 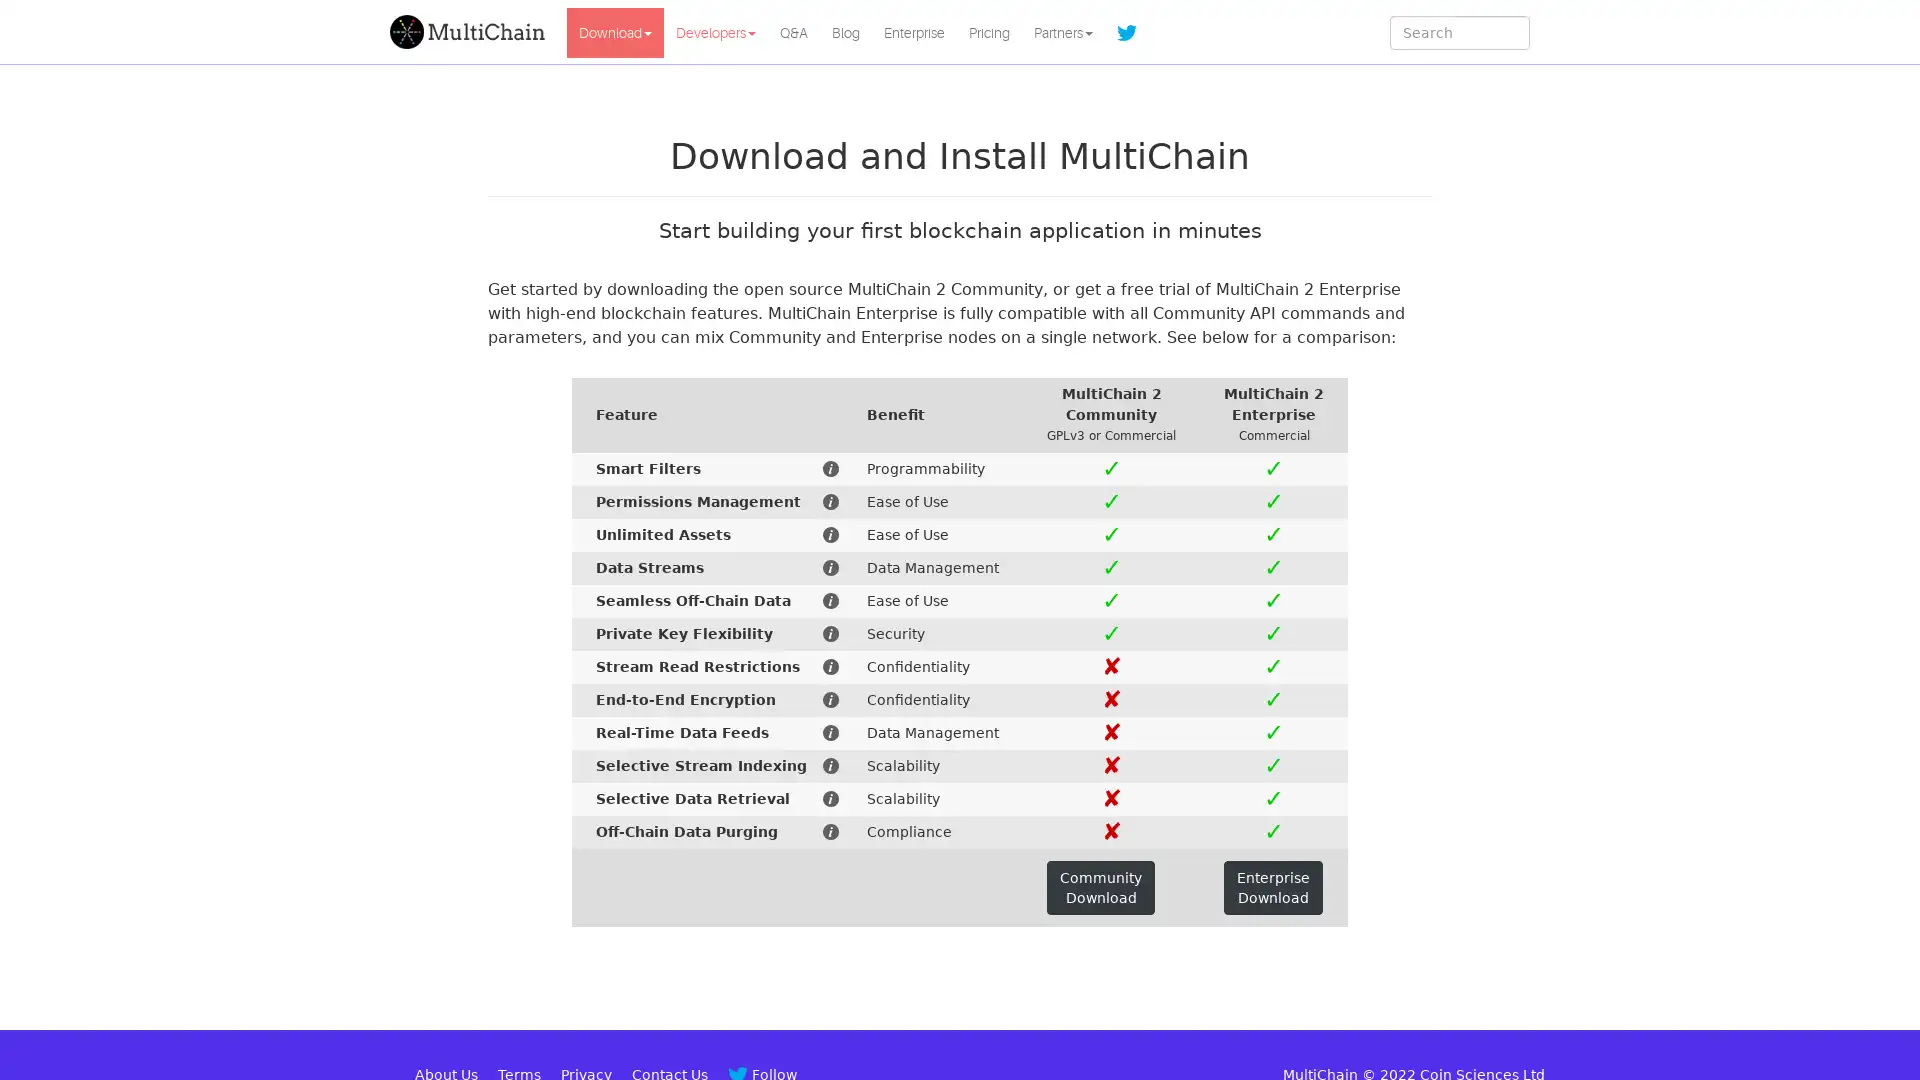 I want to click on Enterprise Download, so click(x=1272, y=886).